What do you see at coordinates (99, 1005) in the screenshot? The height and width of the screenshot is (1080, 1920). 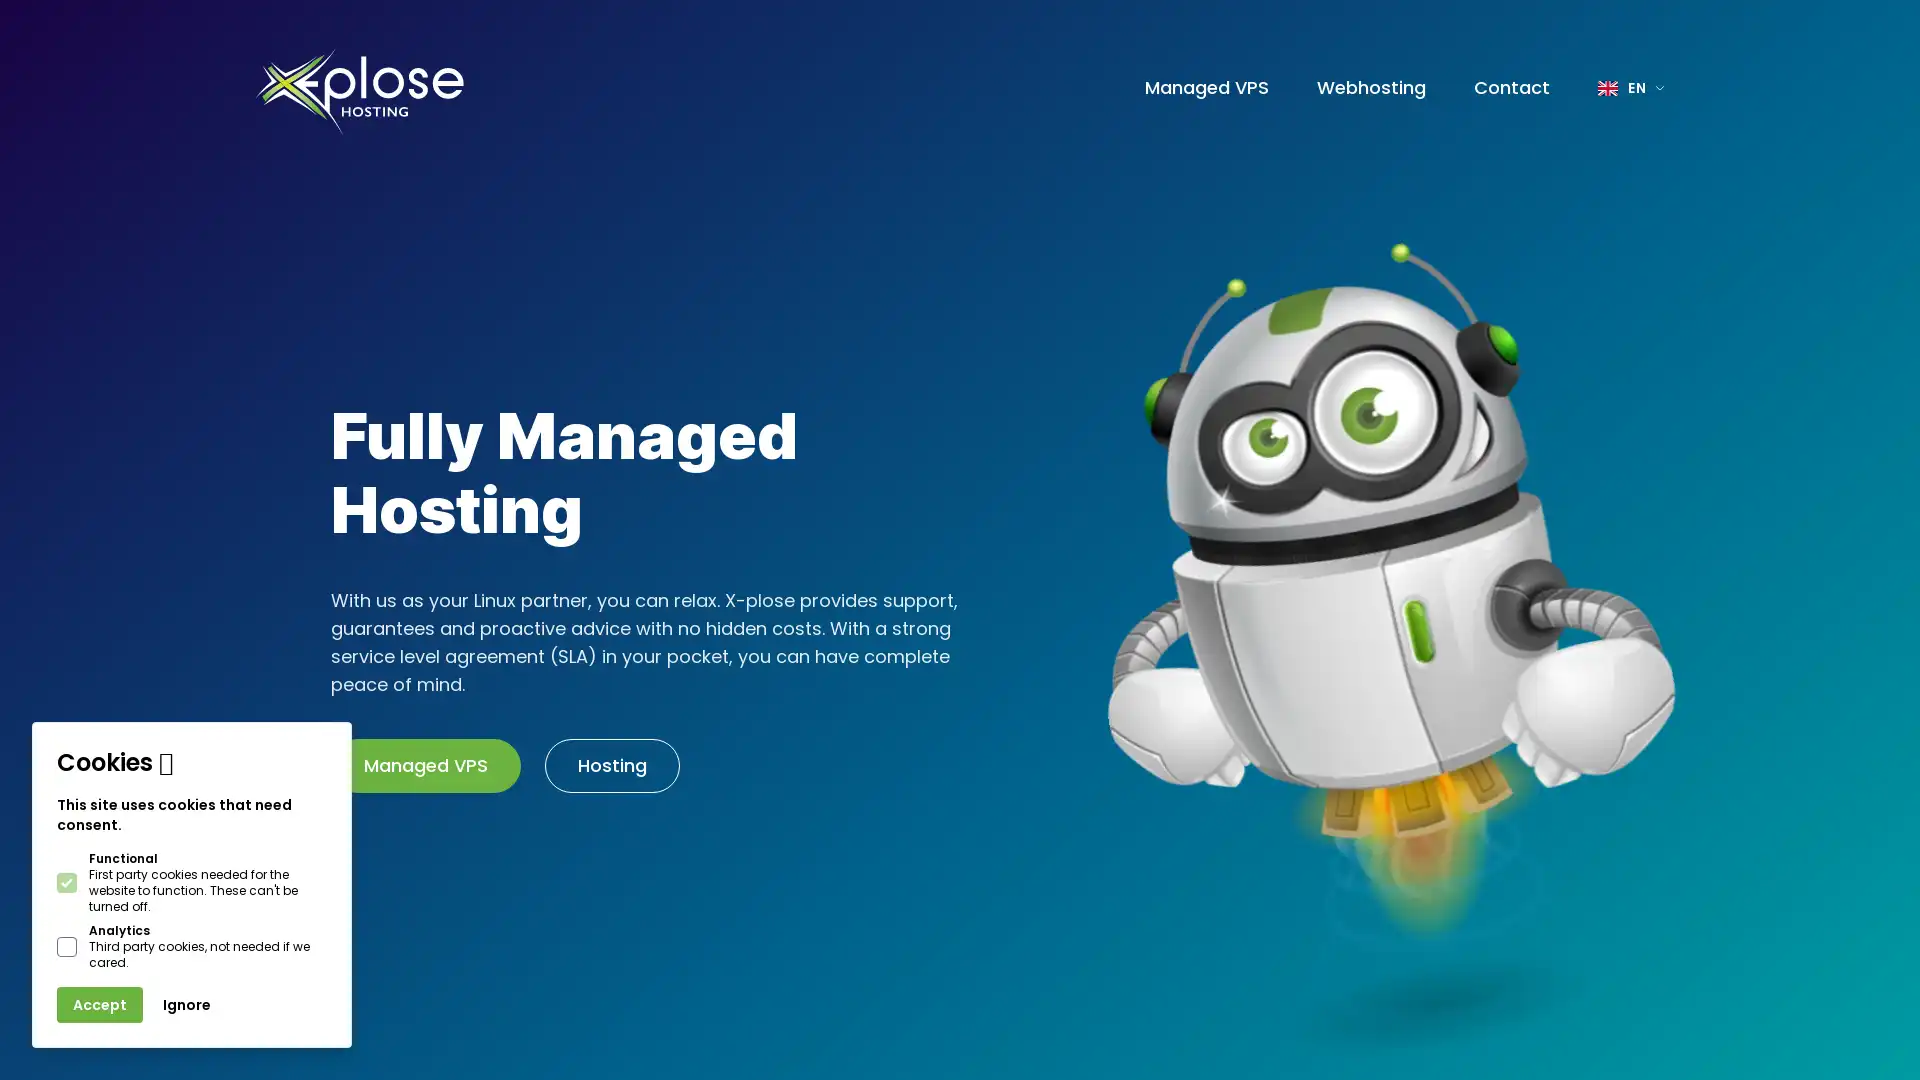 I see `Accept` at bounding box center [99, 1005].